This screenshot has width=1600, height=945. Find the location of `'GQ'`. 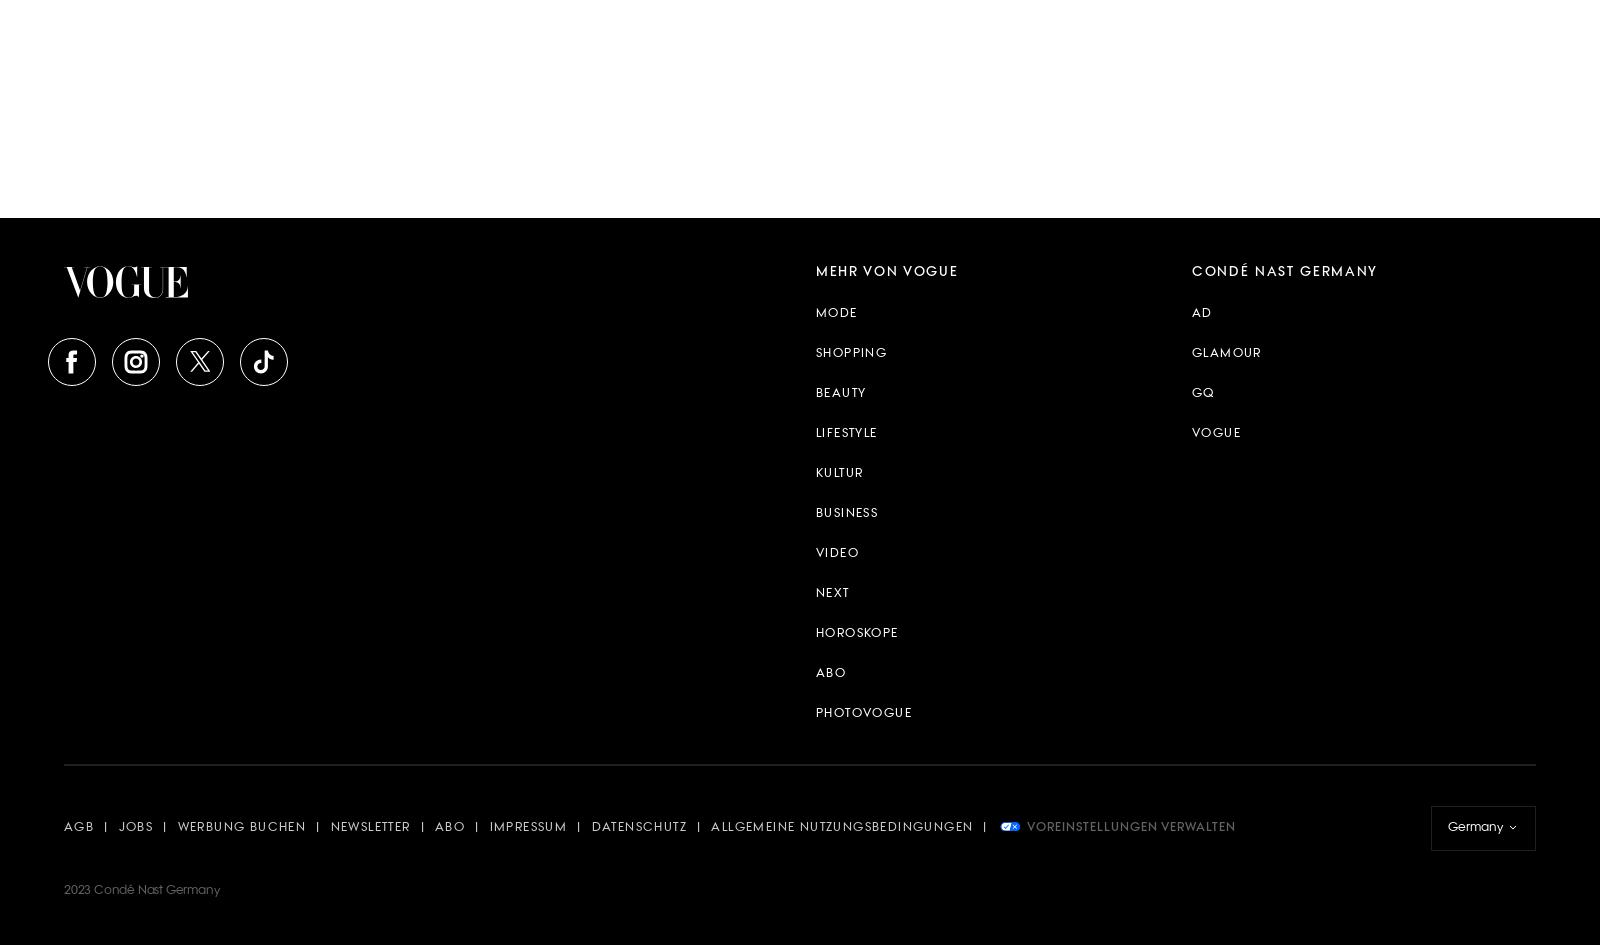

'GQ' is located at coordinates (1202, 392).